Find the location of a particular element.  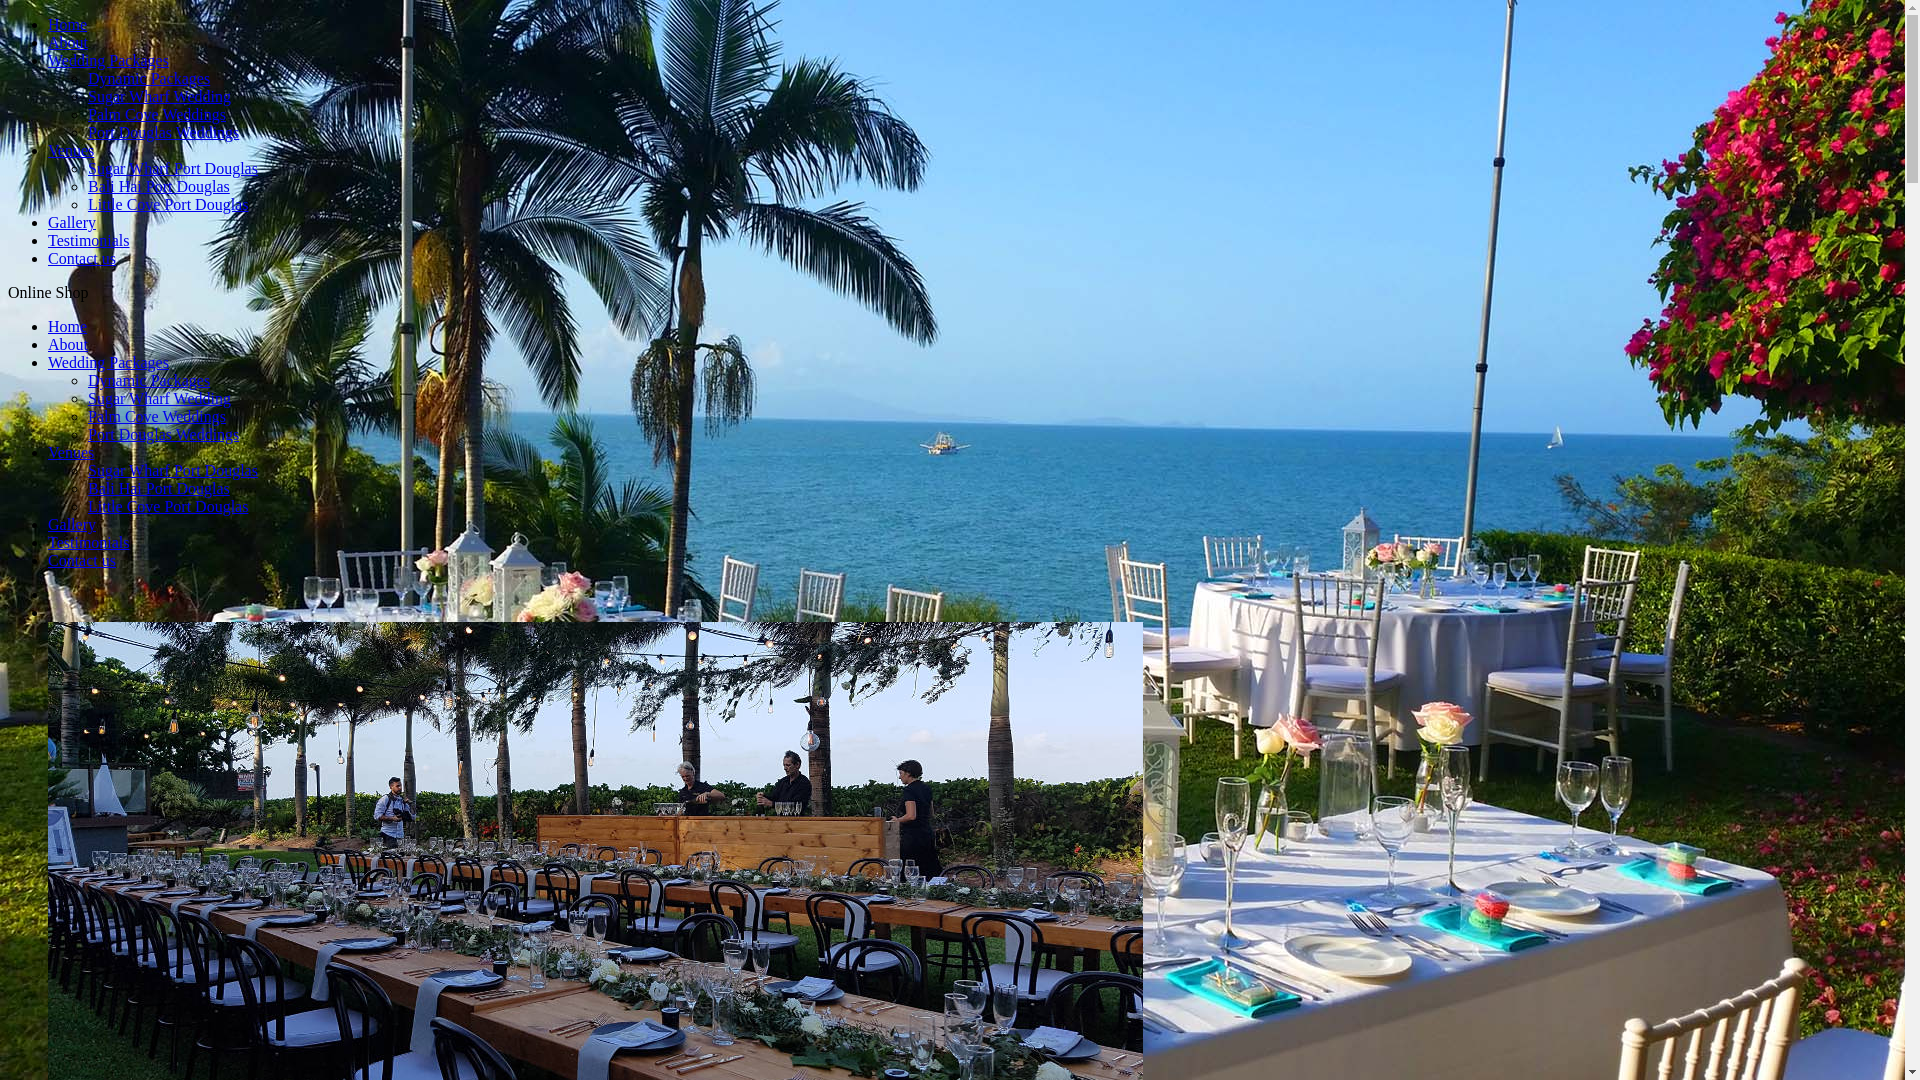

'Wedding Packages' is located at coordinates (107, 362).